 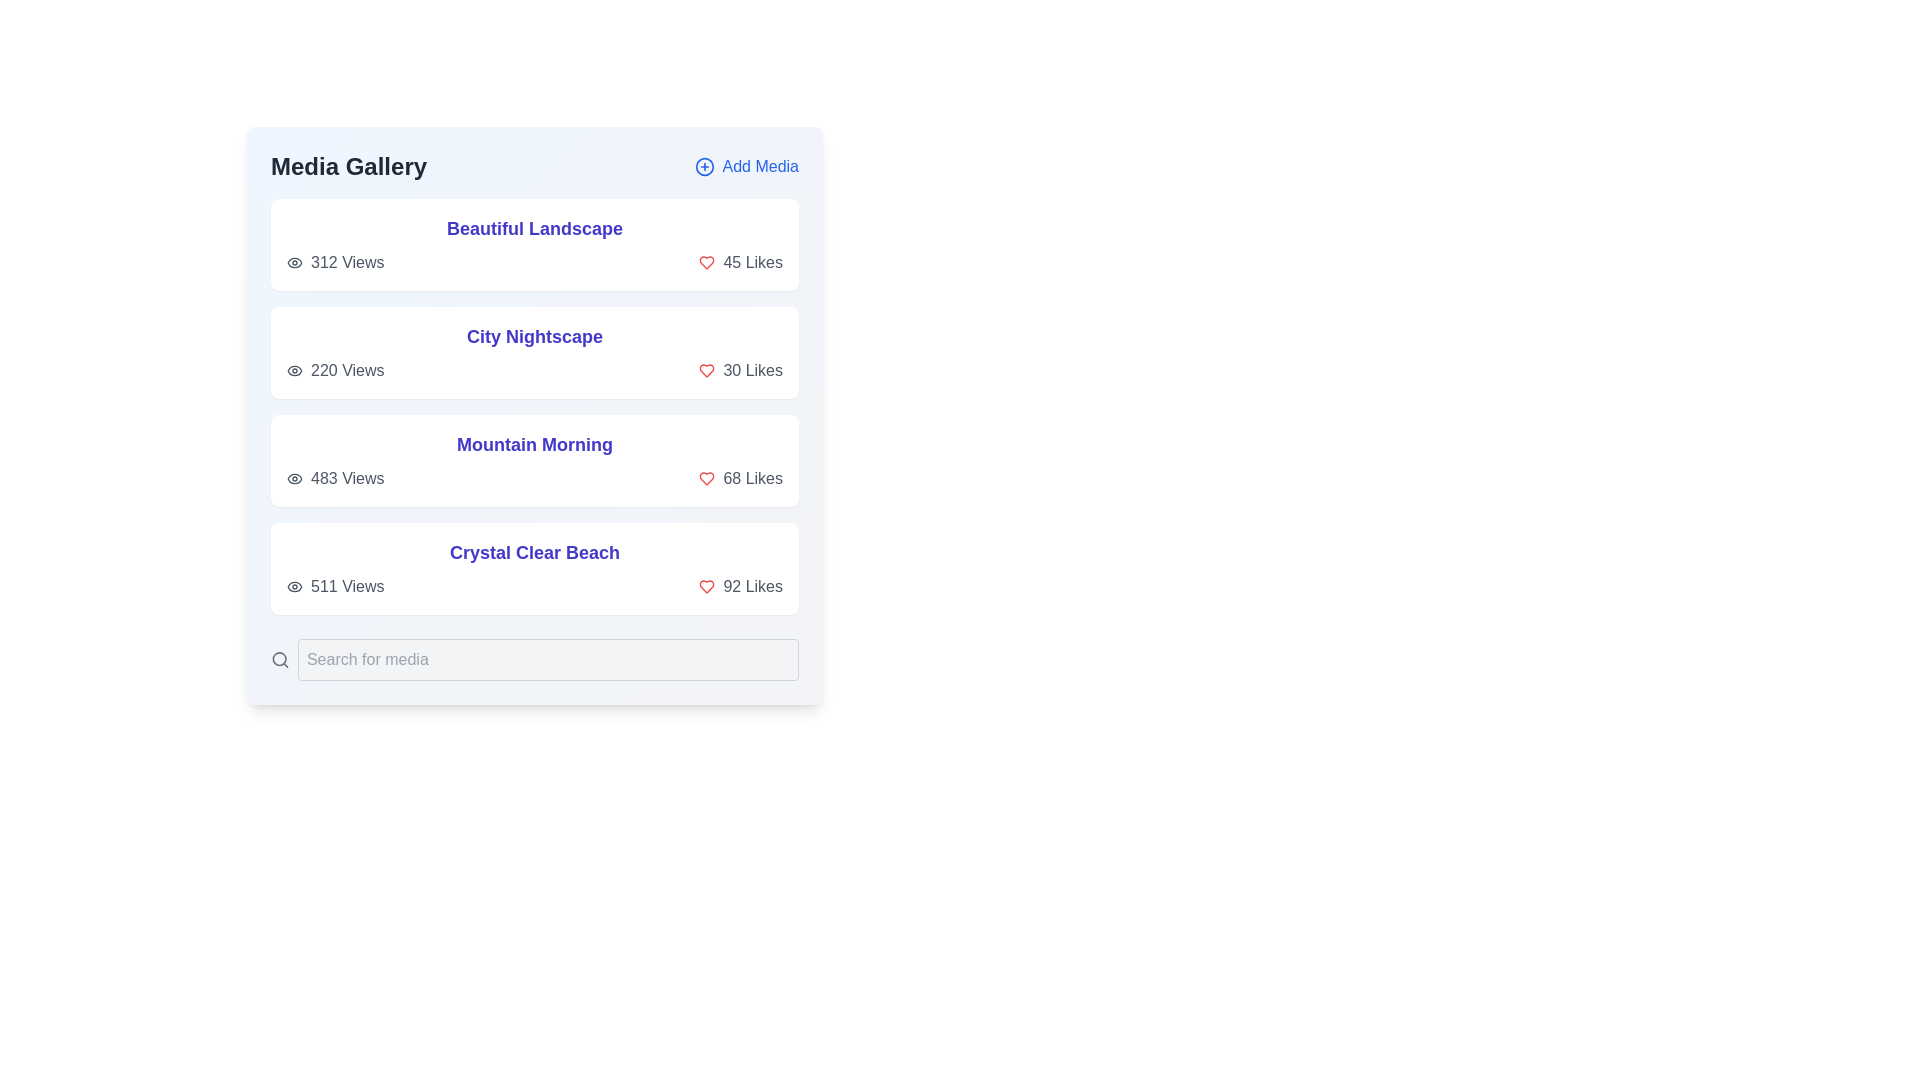 What do you see at coordinates (534, 569) in the screenshot?
I see `the card representing the media item titled 'Crystal Clear Beach'` at bounding box center [534, 569].